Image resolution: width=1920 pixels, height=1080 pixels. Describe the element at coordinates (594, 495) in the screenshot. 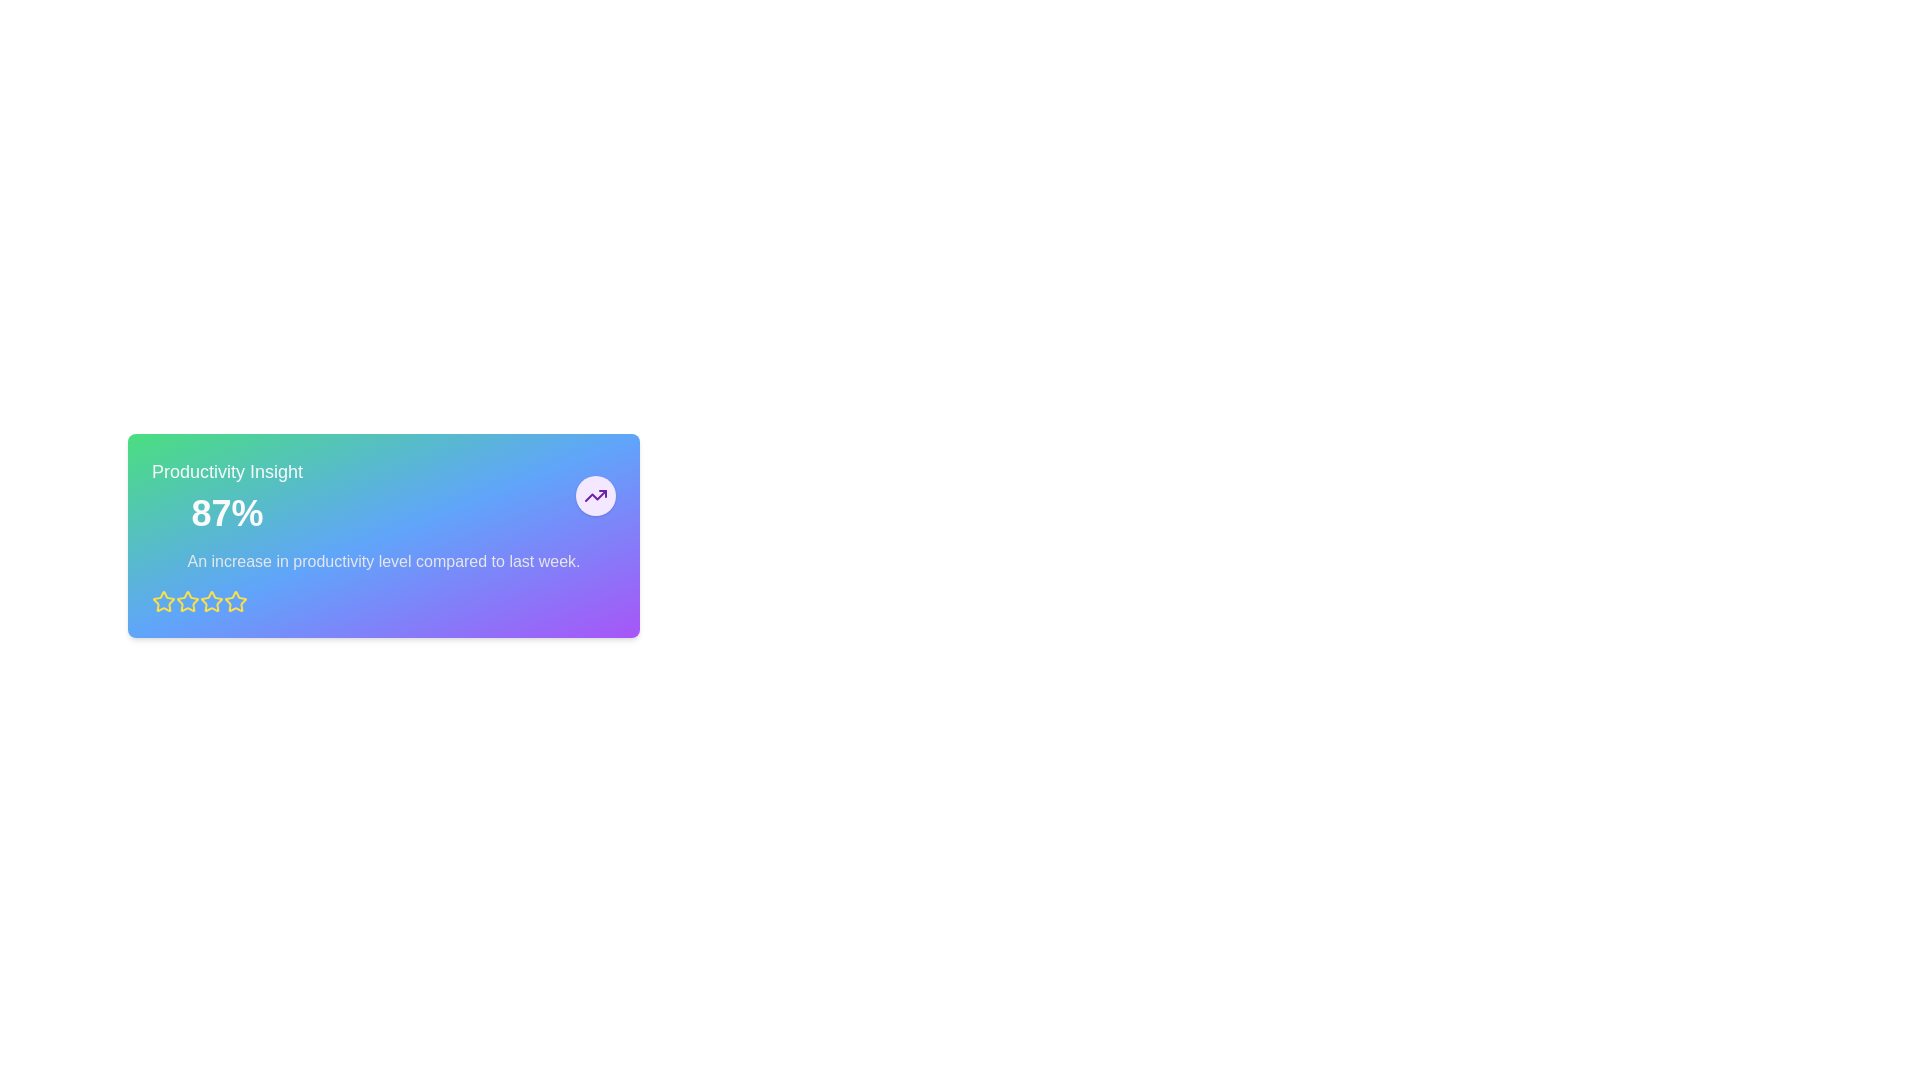

I see `the upward trending arrow icon, which is styled with a purple color and is located inside a circular button at the top-right corner of a productivity insights card interface` at that location.